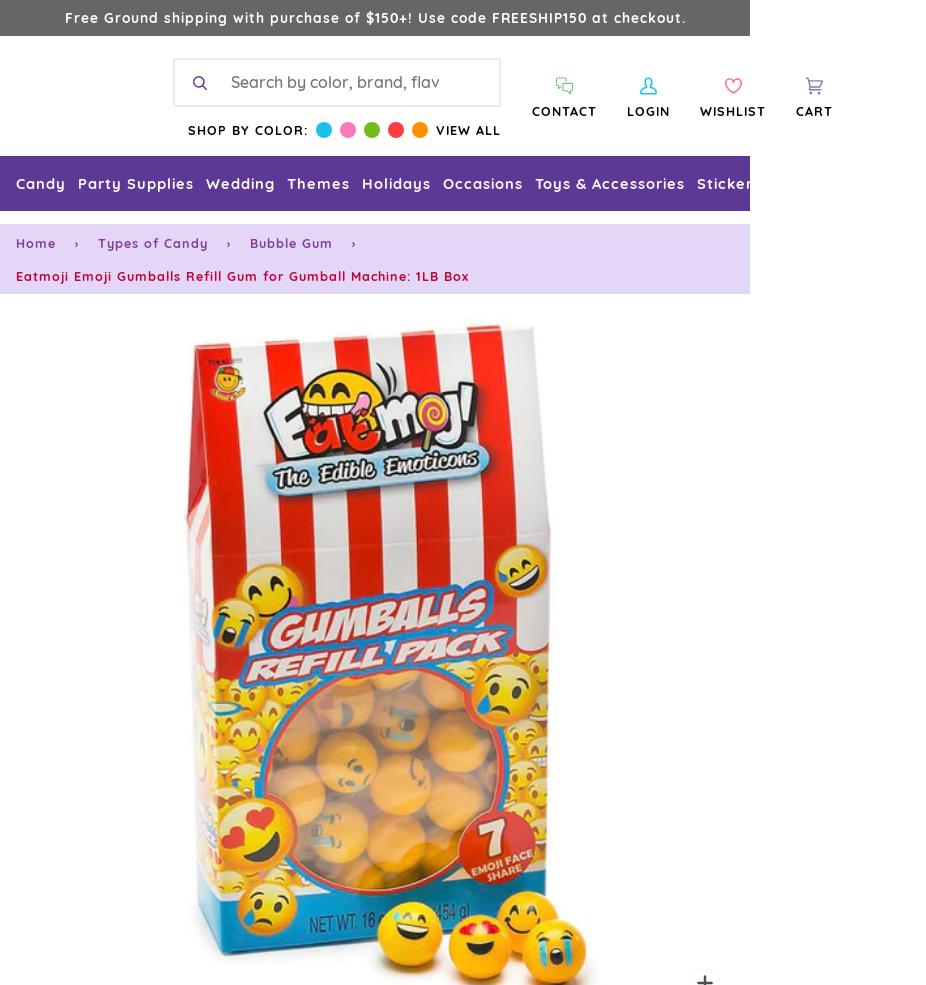 The height and width of the screenshot is (985, 926). Describe the element at coordinates (51, 859) in the screenshot. I see `'Contact Us'` at that location.